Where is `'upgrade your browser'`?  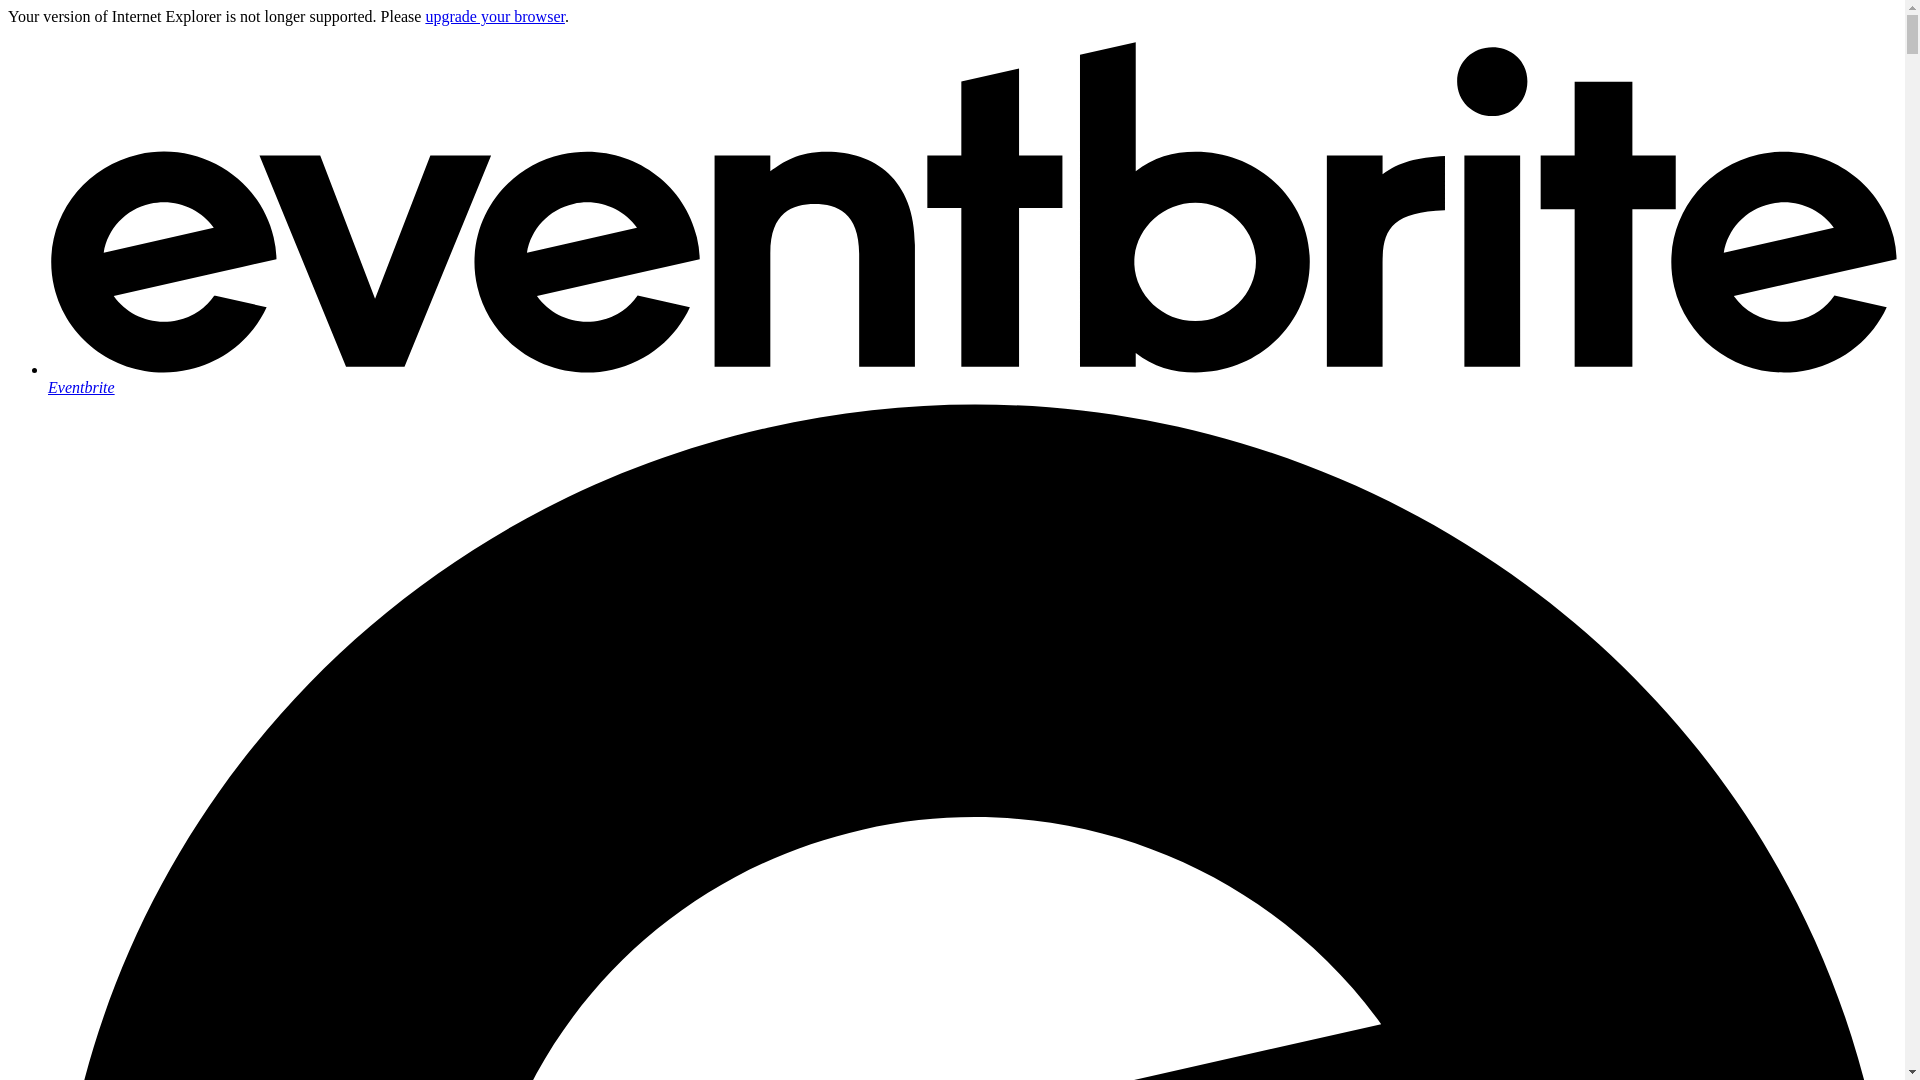 'upgrade your browser' is located at coordinates (494, 16).